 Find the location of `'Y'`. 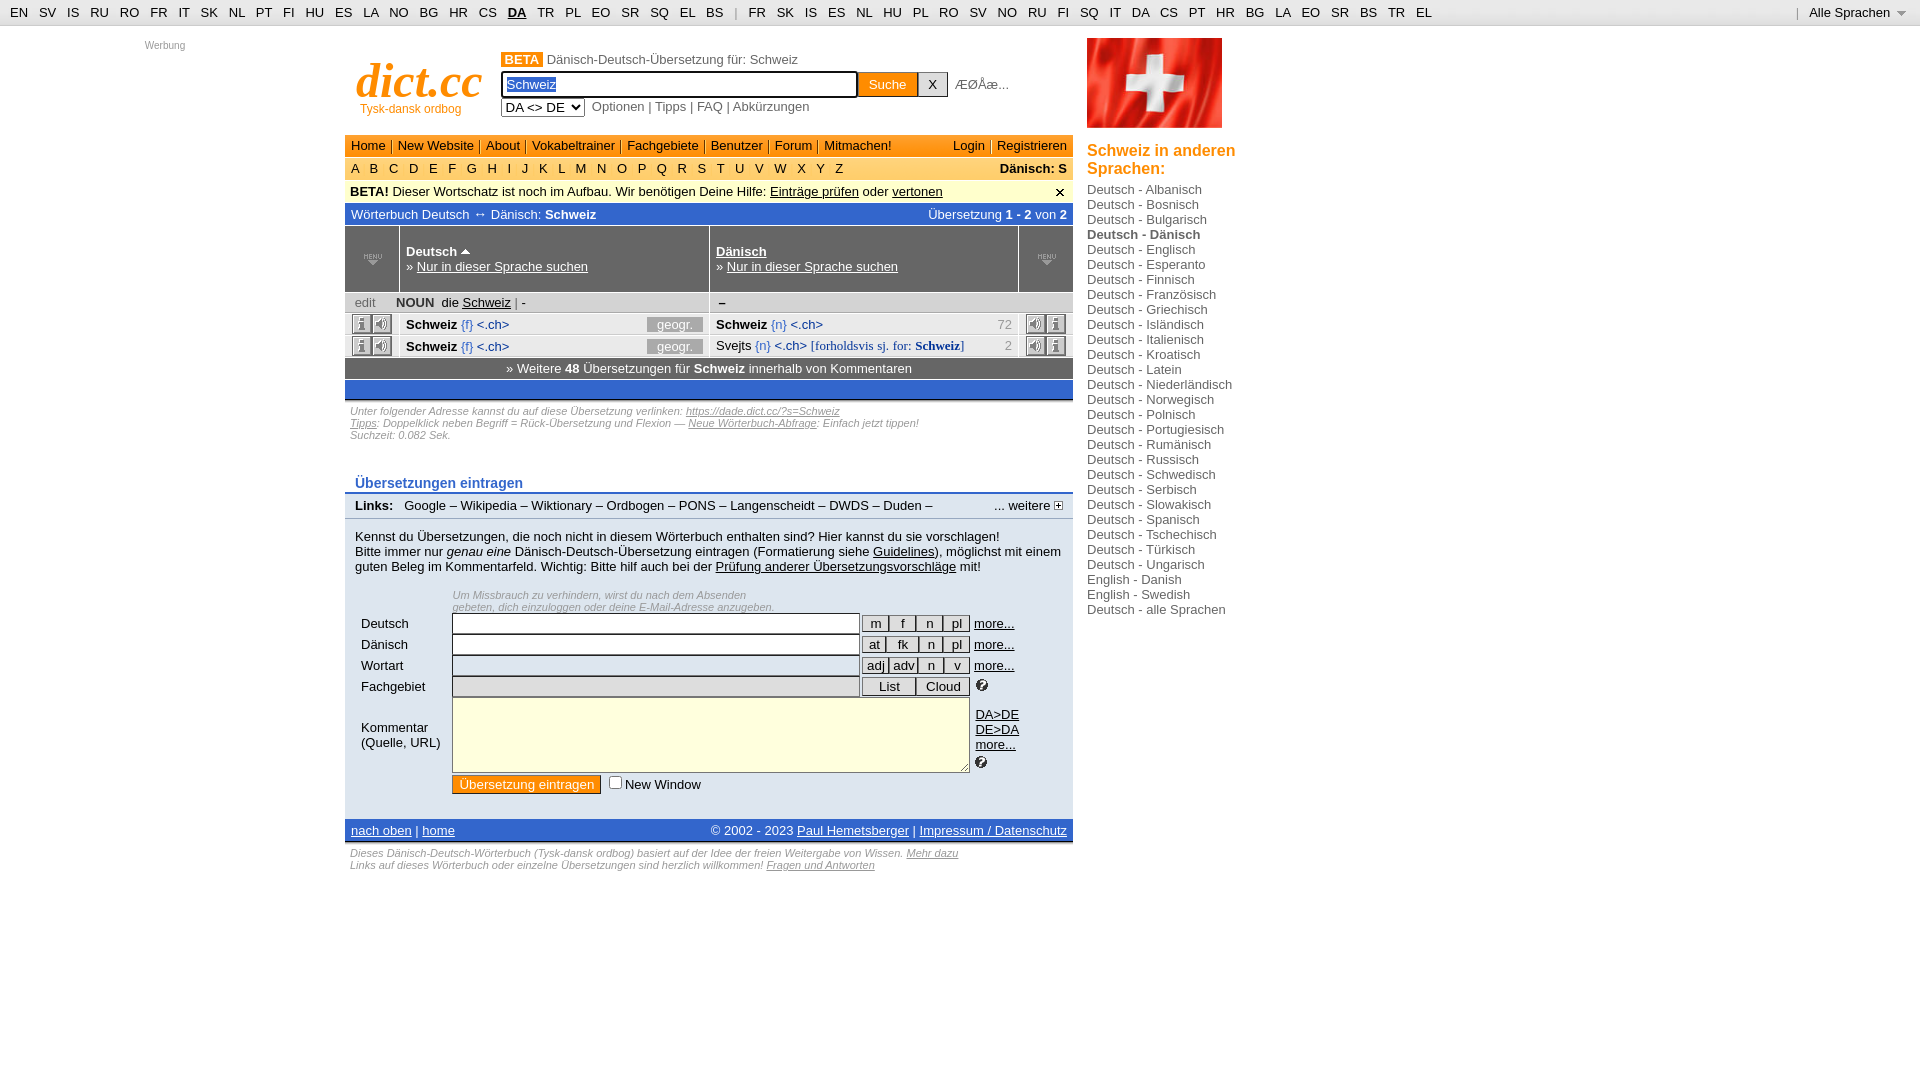

'Y' is located at coordinates (820, 167).